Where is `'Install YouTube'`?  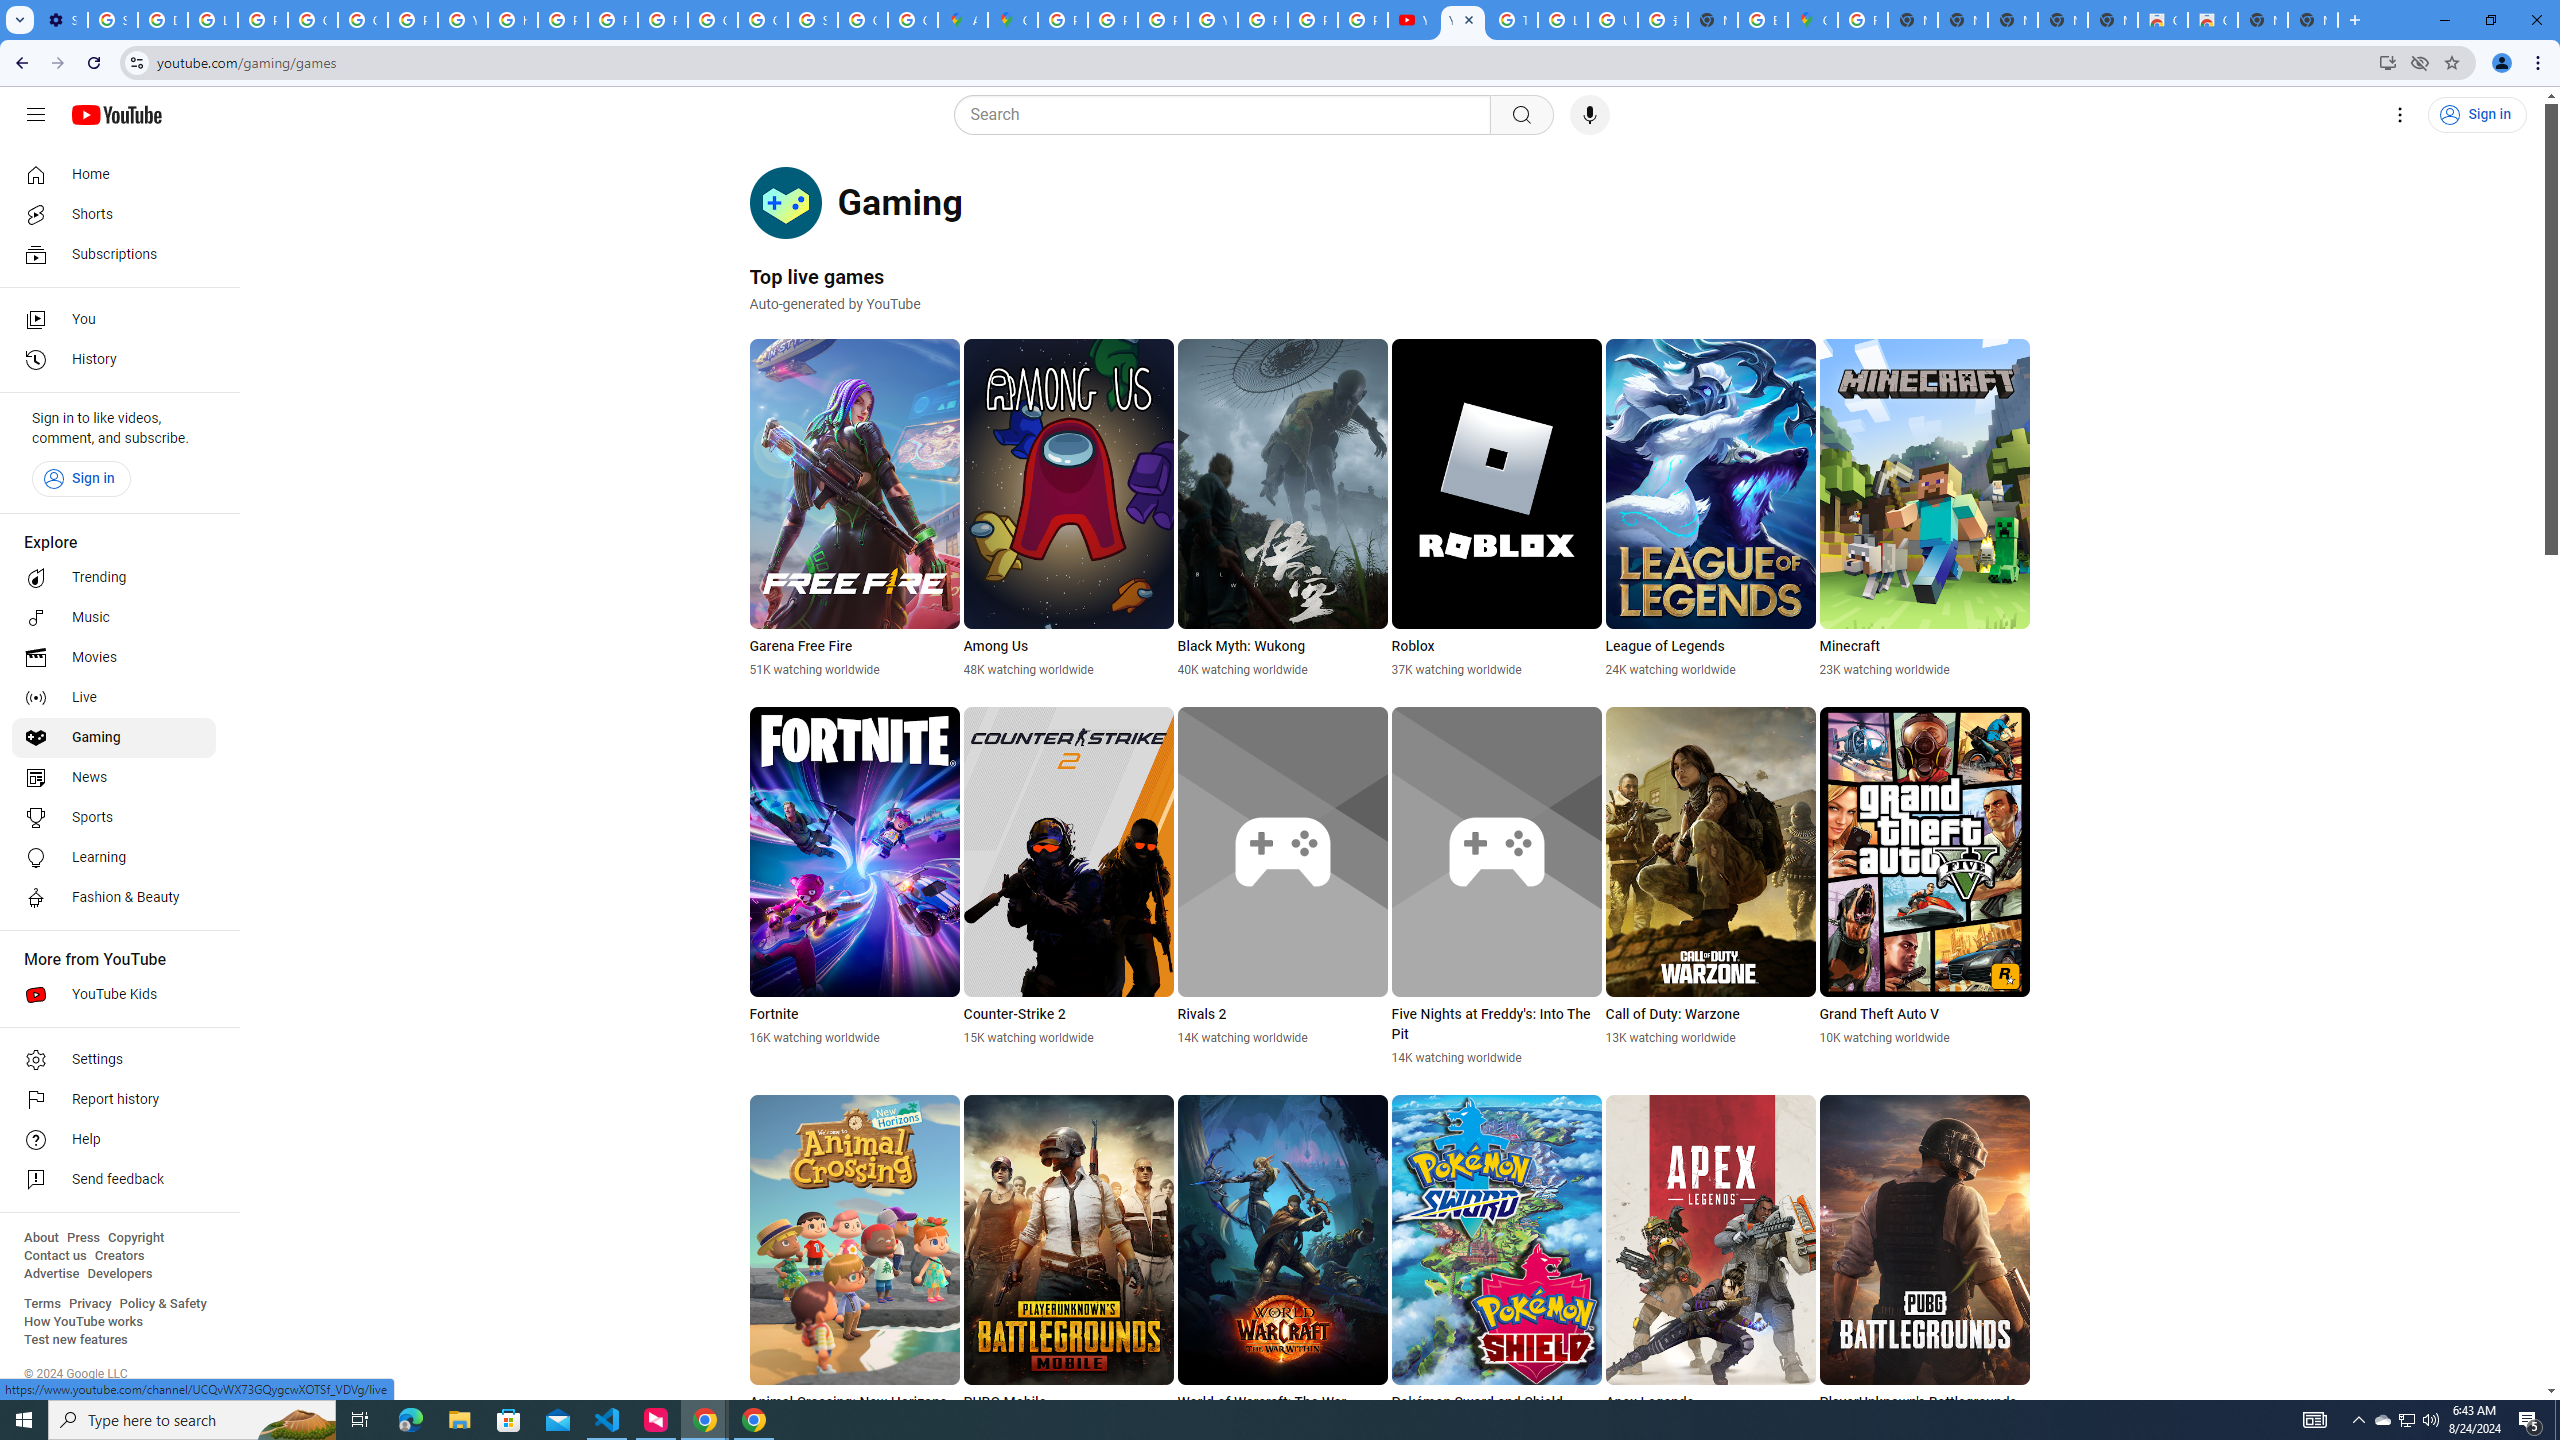 'Install YouTube' is located at coordinates (2388, 61).